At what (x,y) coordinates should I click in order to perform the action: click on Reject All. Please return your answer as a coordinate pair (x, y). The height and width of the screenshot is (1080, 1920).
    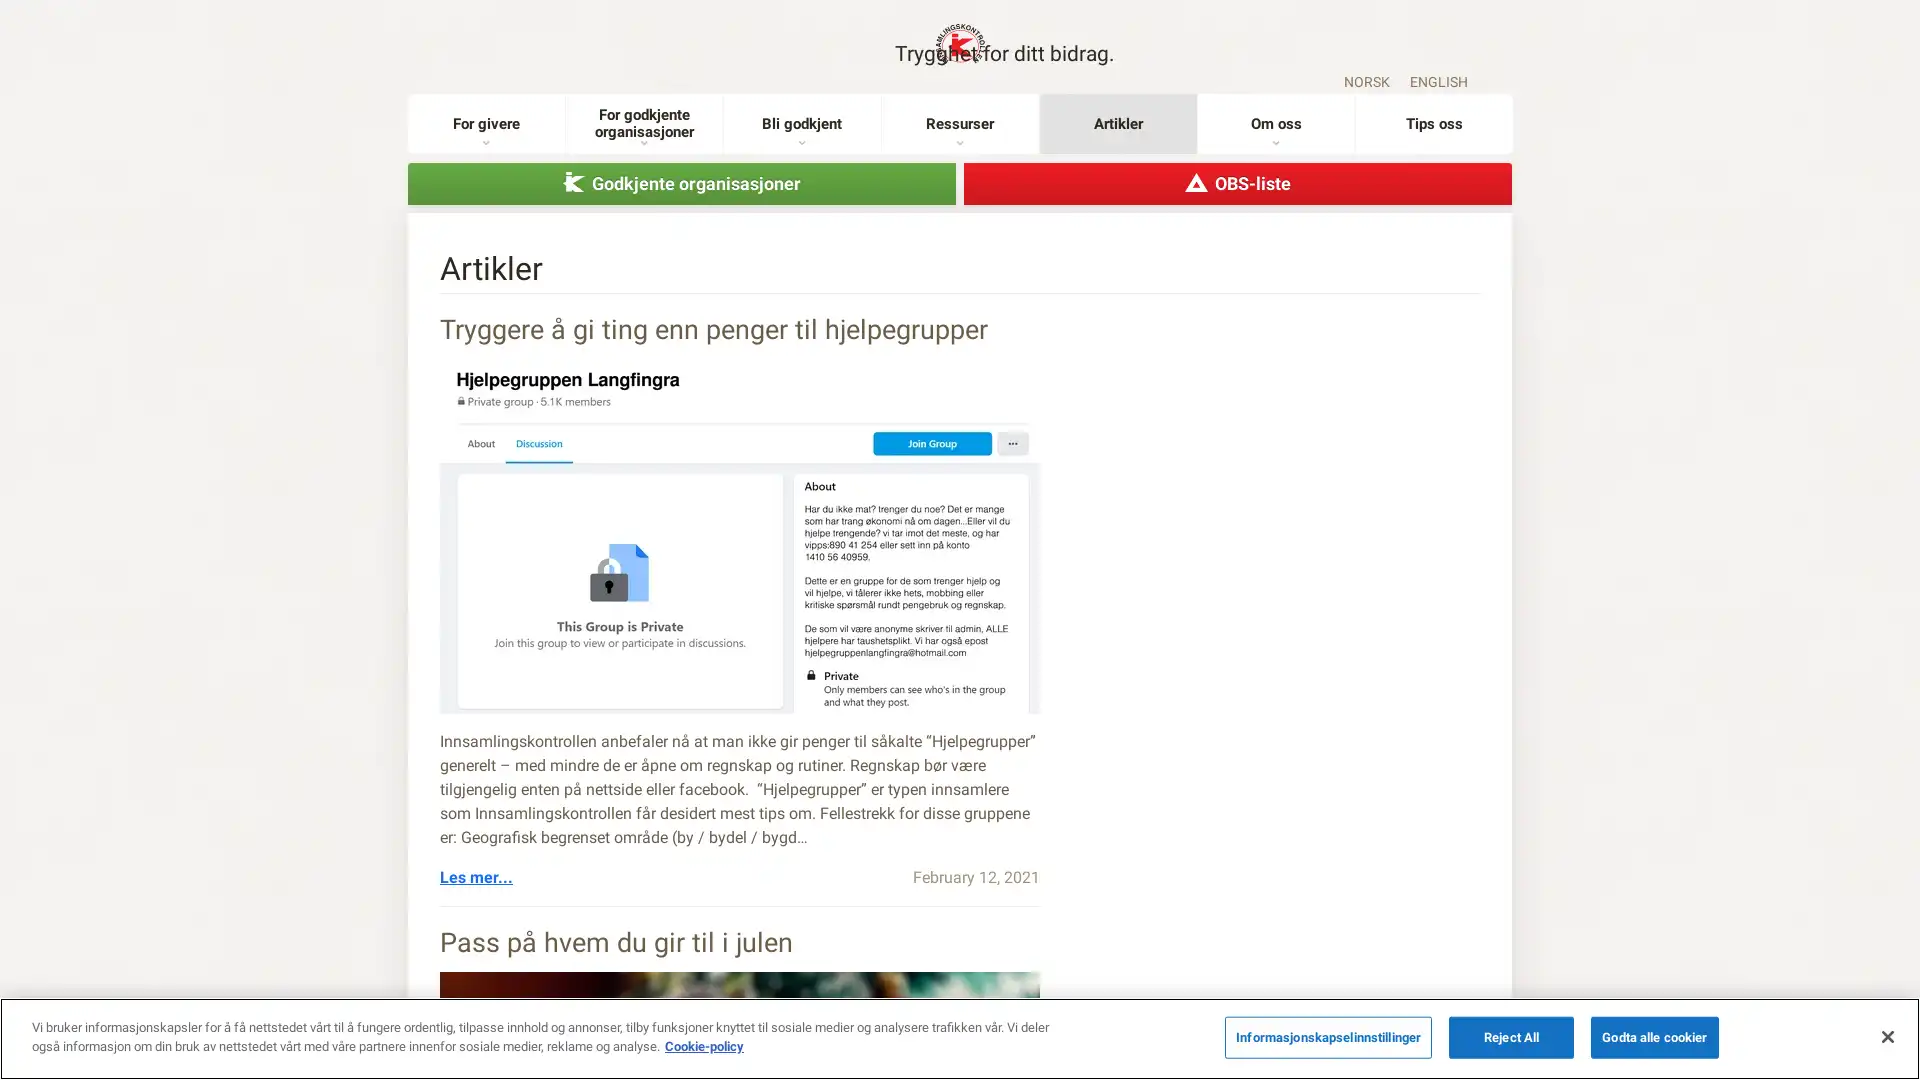
    Looking at the image, I should click on (1511, 1036).